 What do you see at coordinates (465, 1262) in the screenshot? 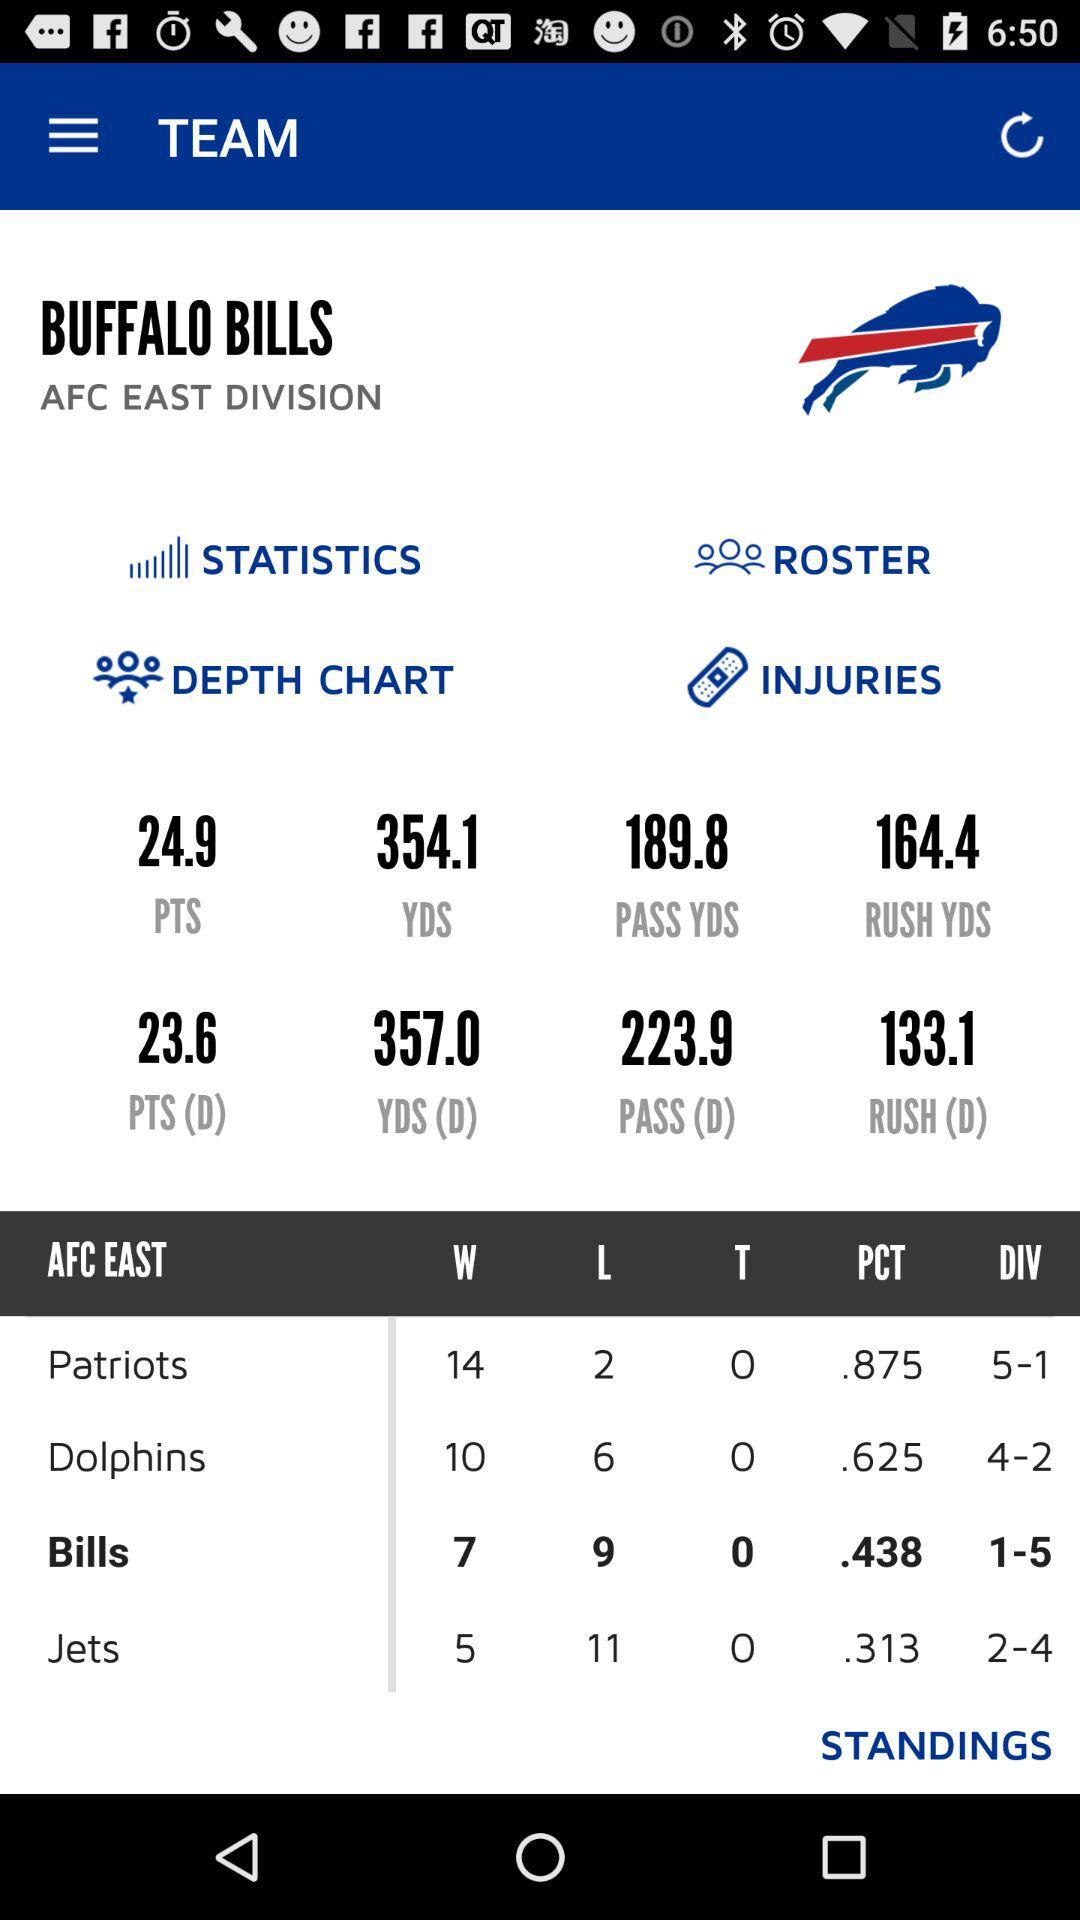
I see `item next to l icon` at bounding box center [465, 1262].